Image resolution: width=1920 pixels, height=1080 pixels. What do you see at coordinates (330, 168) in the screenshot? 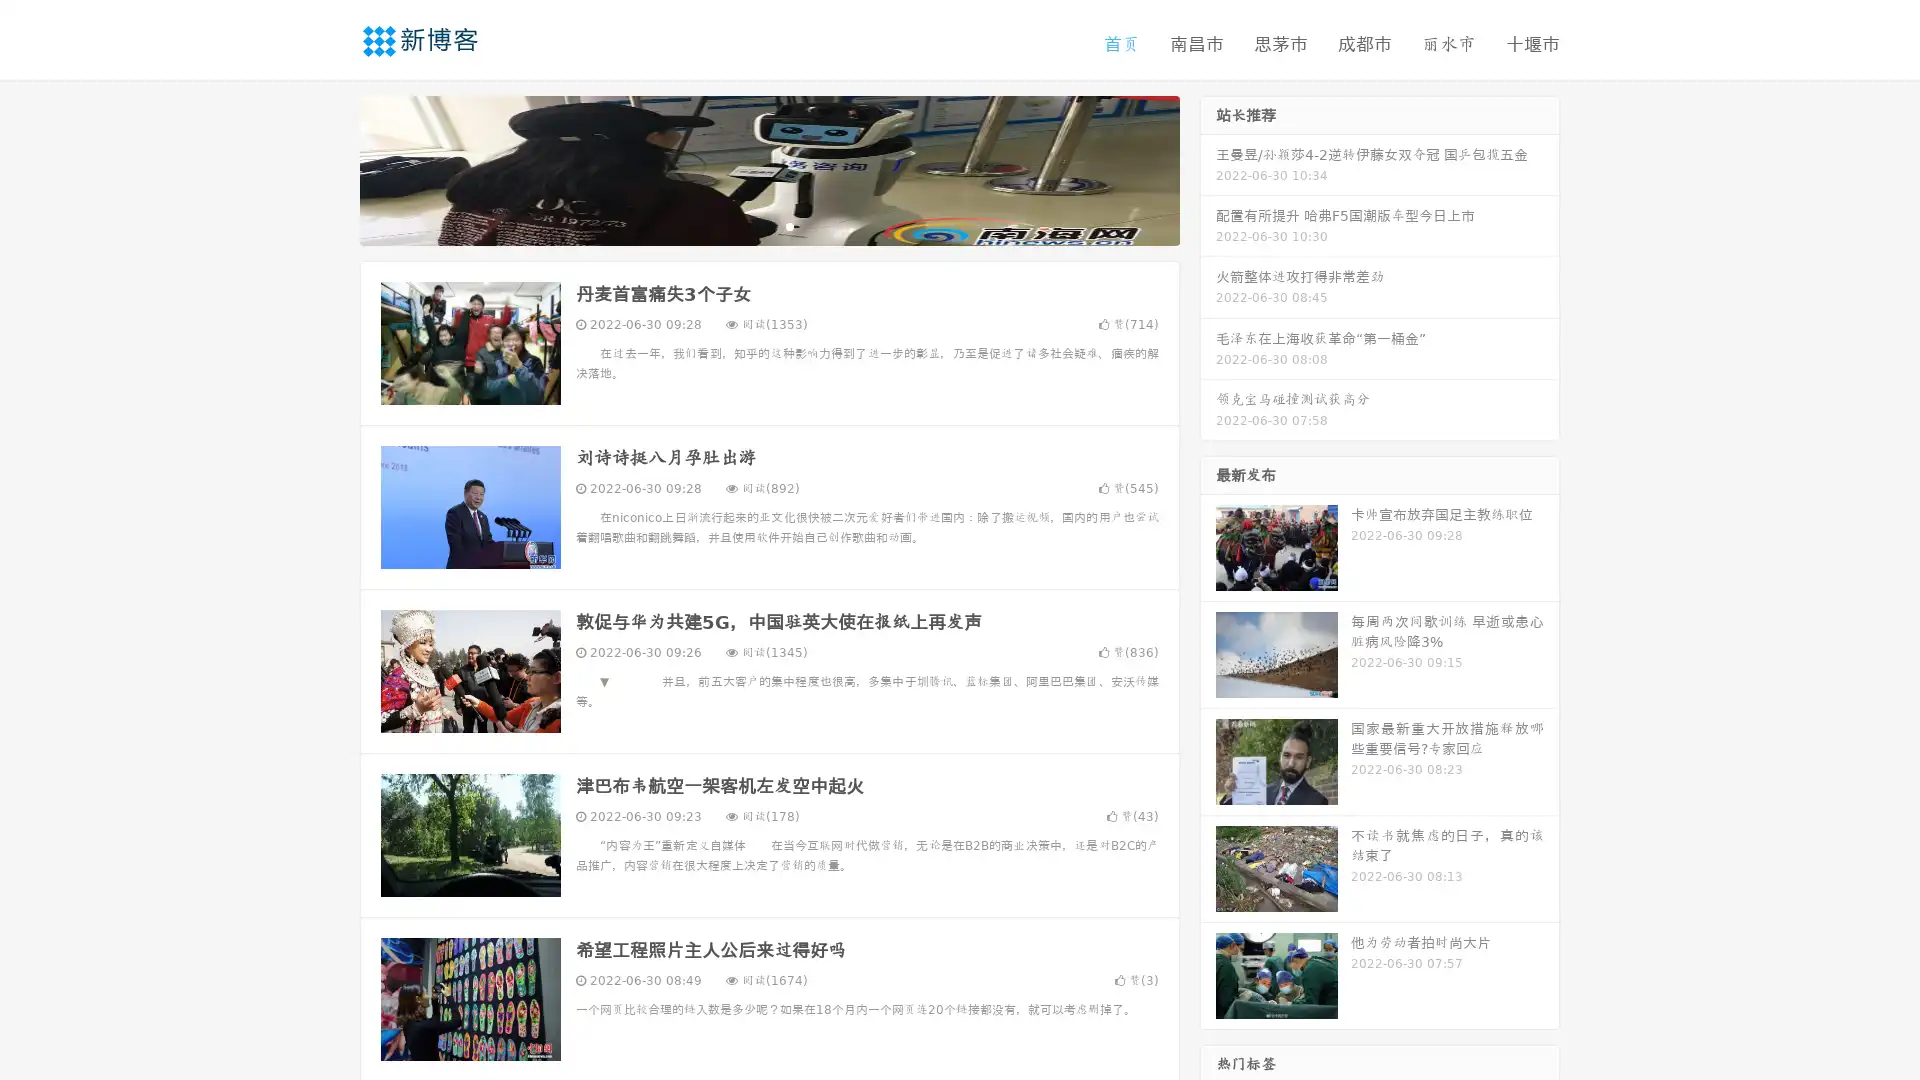
I see `Previous slide` at bounding box center [330, 168].